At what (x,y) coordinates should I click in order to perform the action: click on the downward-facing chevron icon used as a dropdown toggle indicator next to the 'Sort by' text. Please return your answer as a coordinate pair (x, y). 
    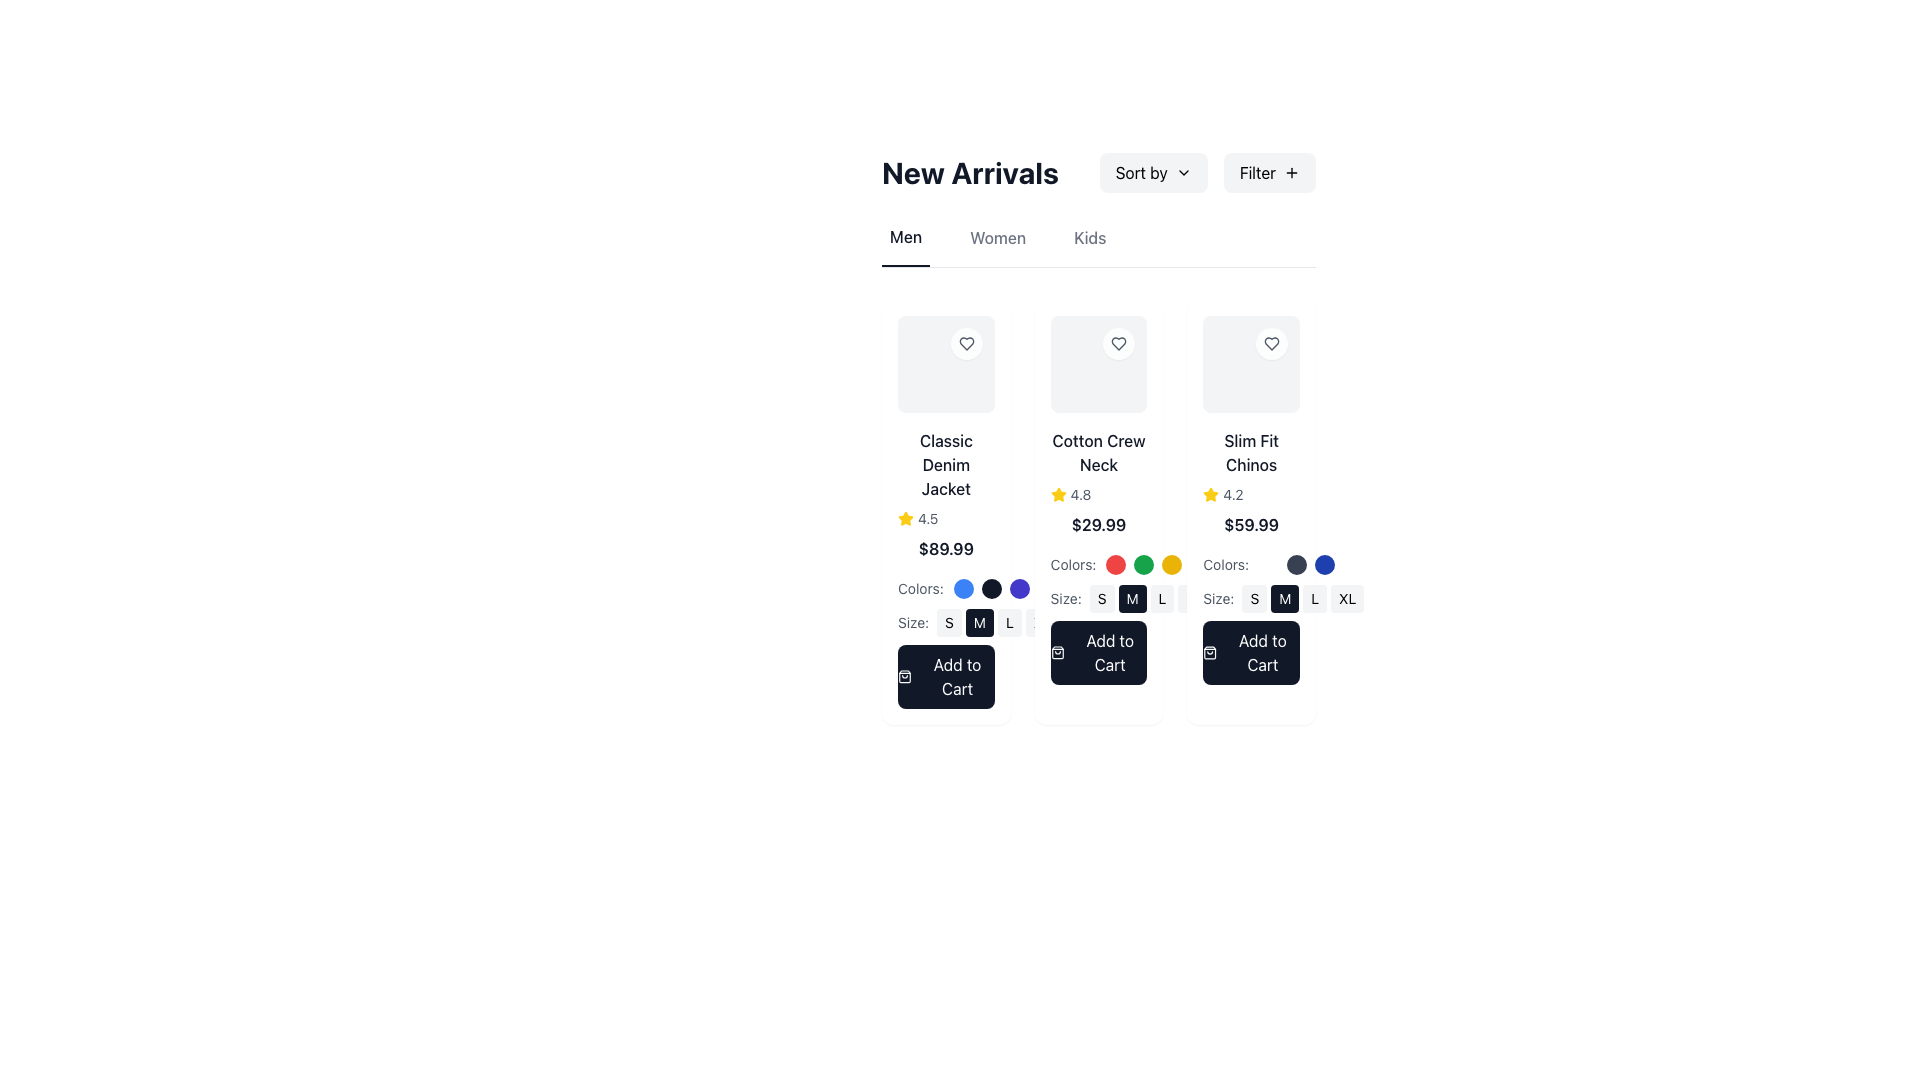
    Looking at the image, I should click on (1183, 172).